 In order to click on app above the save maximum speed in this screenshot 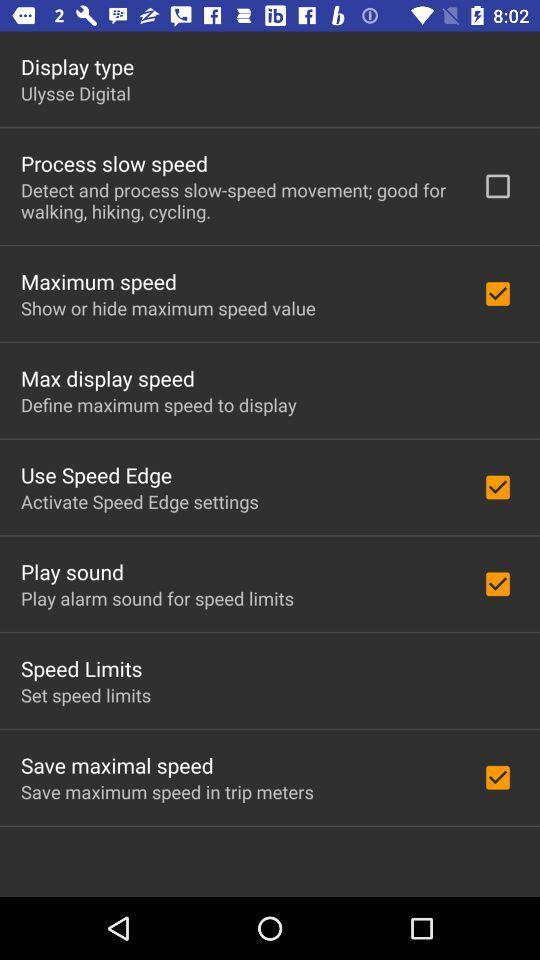, I will do `click(117, 764)`.